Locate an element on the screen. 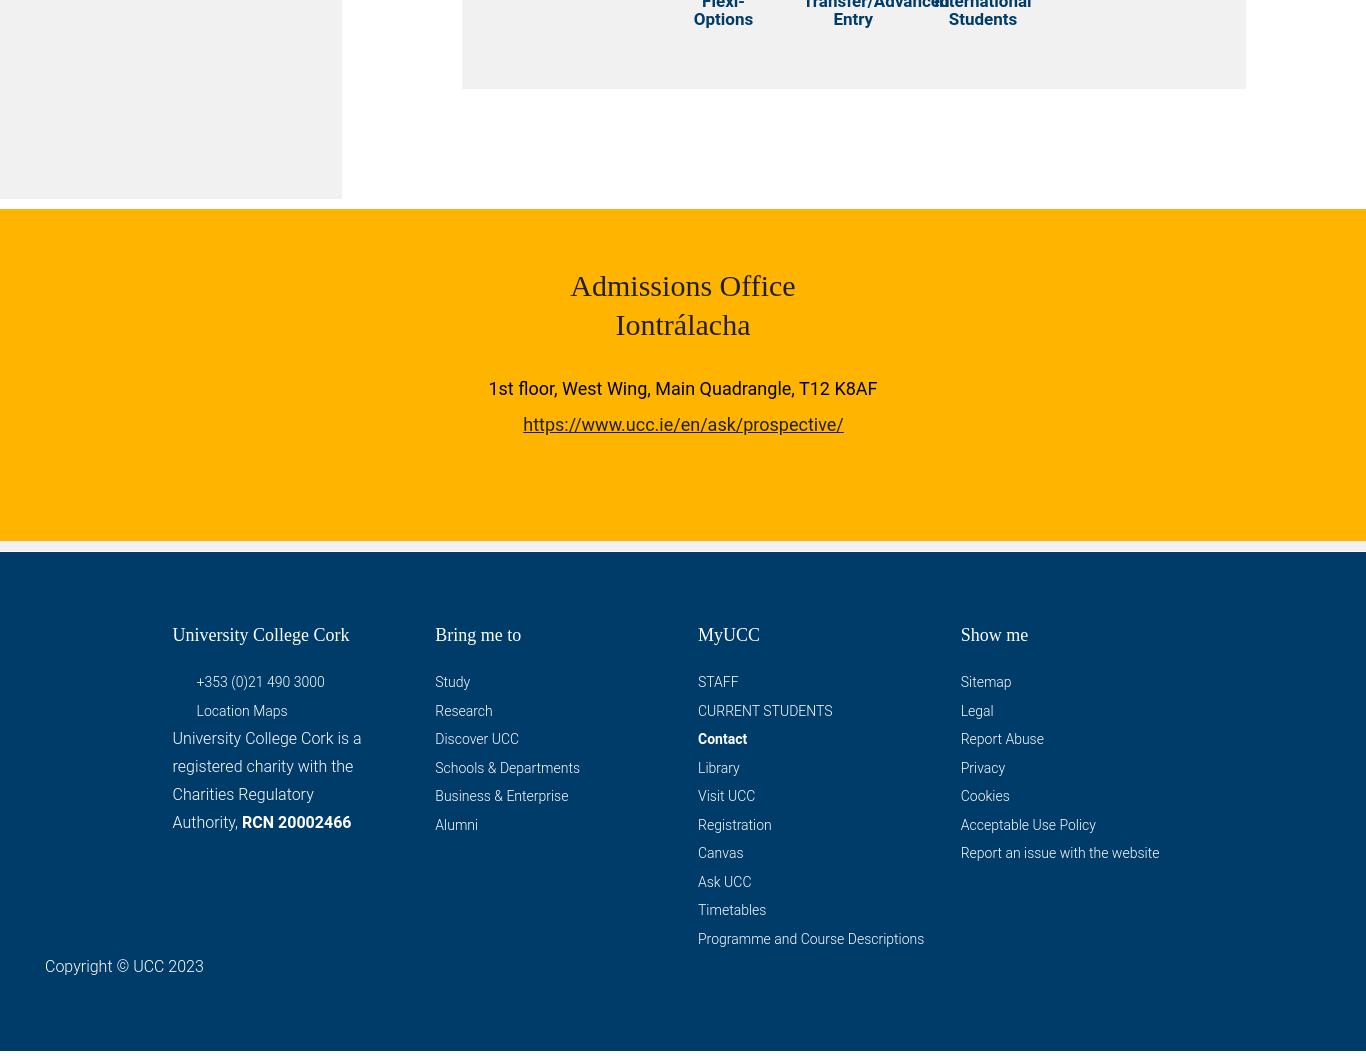  'Ask UCC' is located at coordinates (724, 886).